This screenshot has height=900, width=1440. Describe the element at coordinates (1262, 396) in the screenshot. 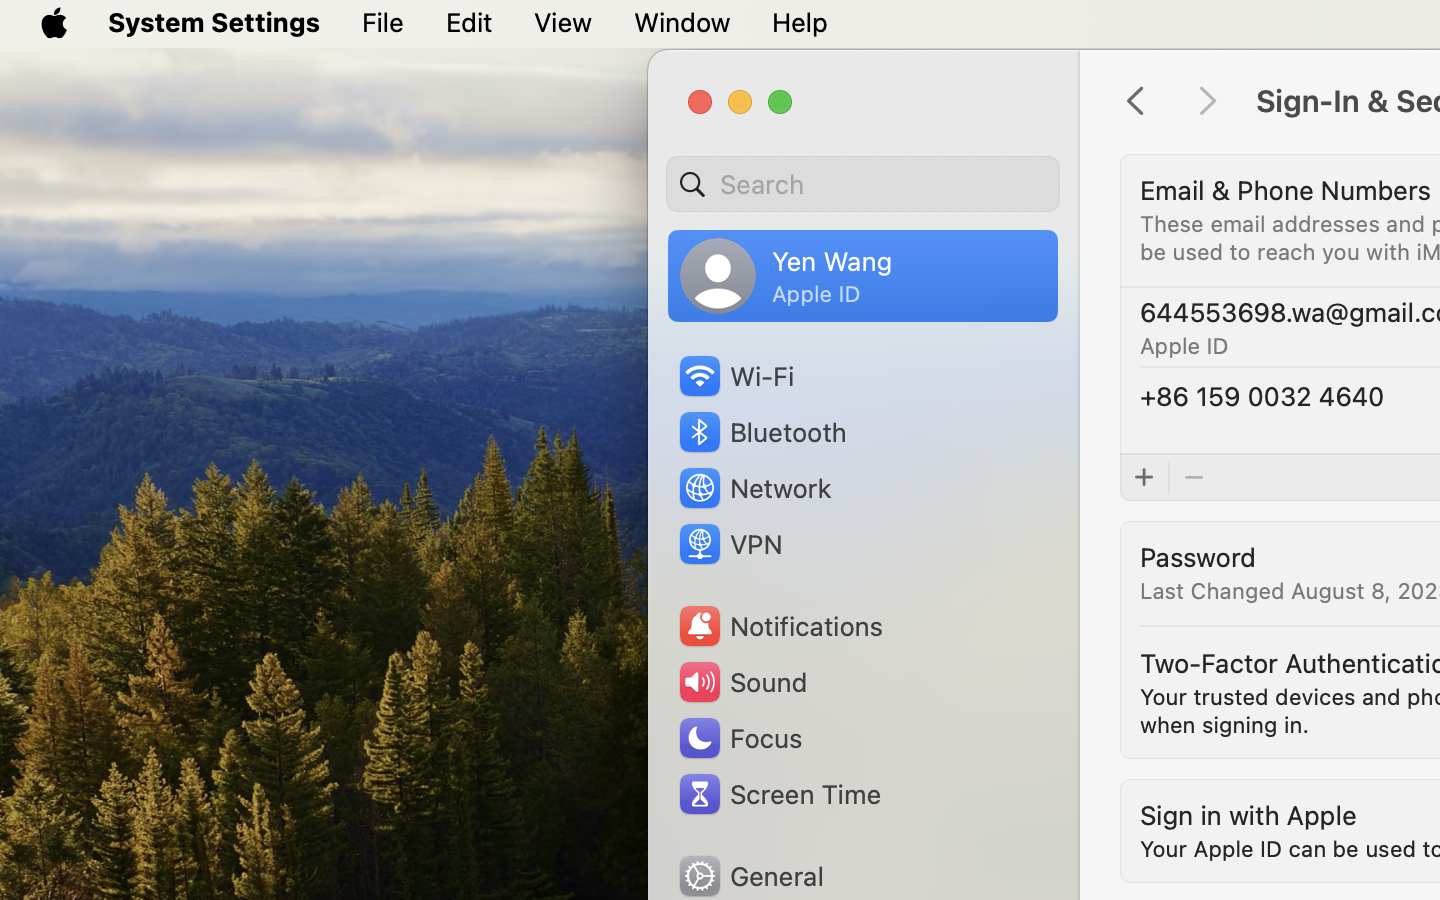

I see `'+86 159 0032 4640'` at that location.